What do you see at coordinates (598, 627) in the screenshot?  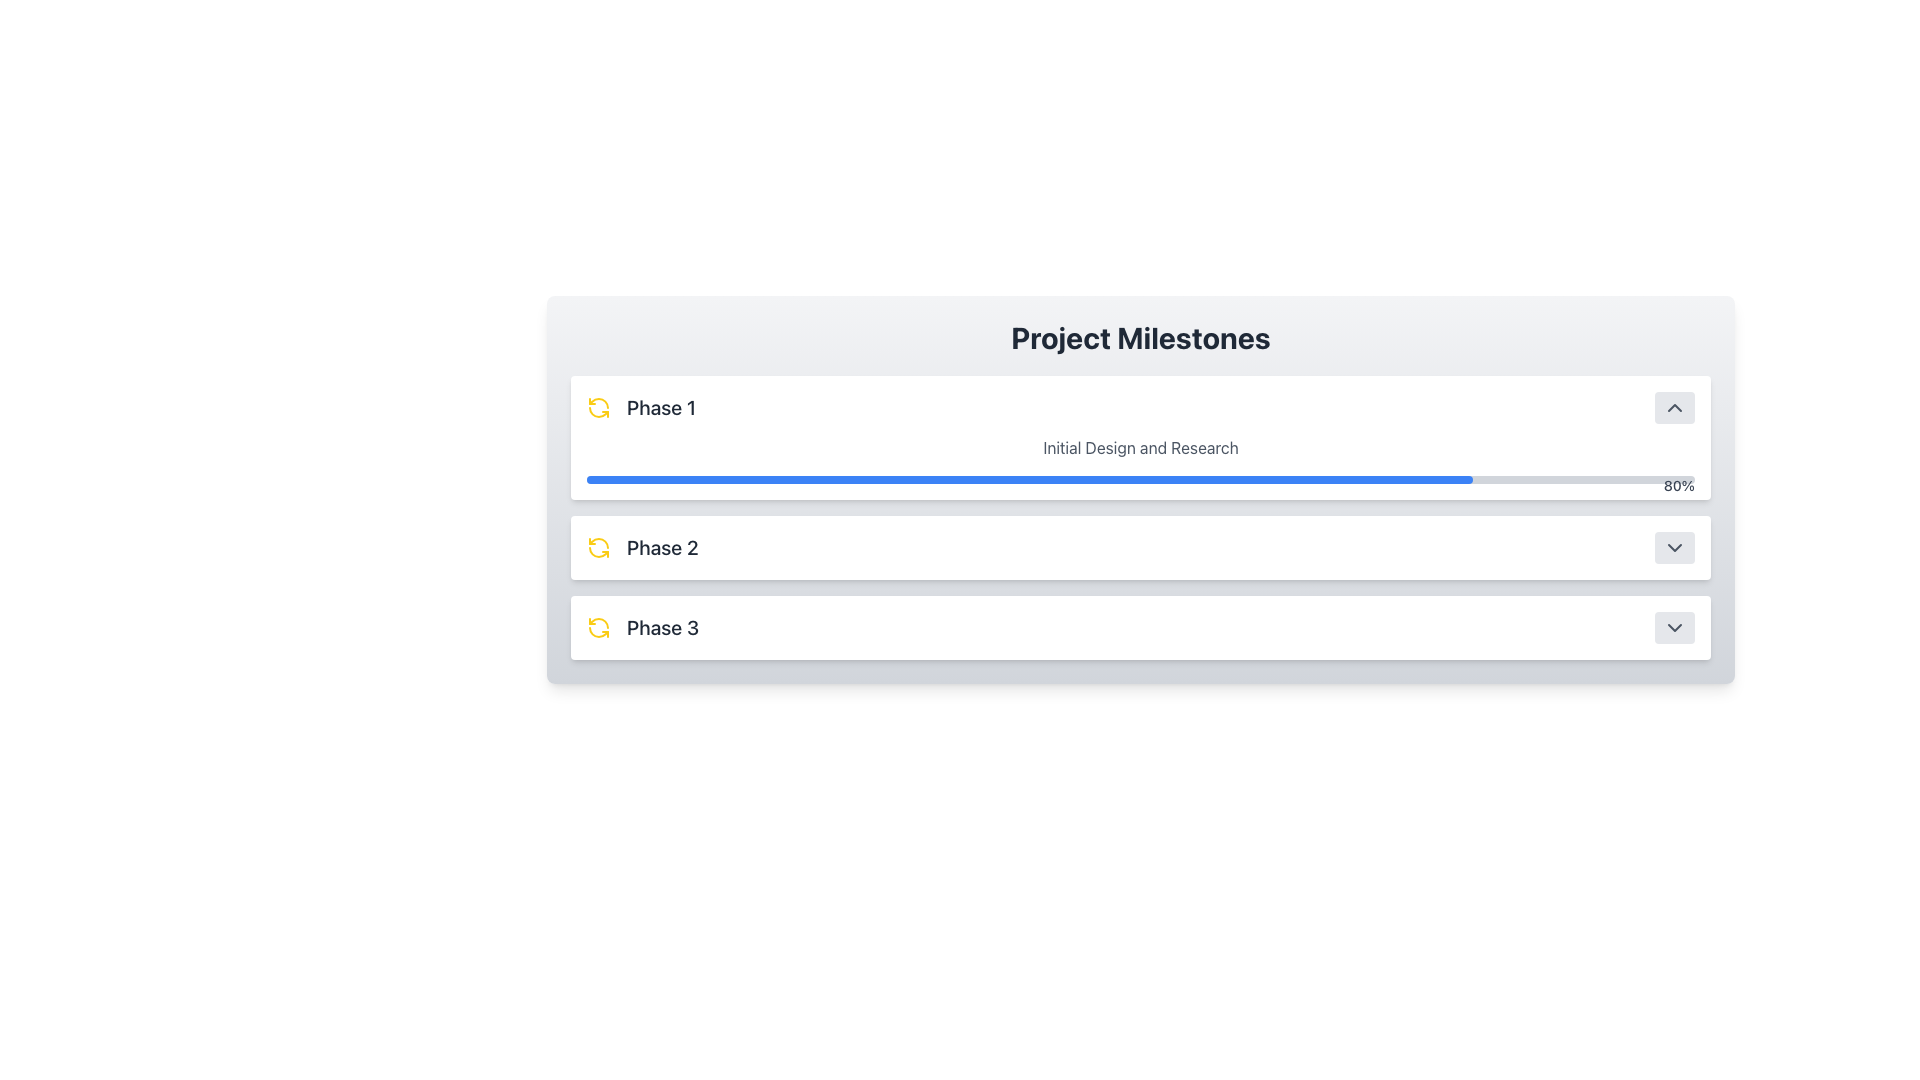 I see `the bright yellow circular arrow icon indicating a repeat or refresh action, which is located to the left of the text 'Phase 3' in the third entry of the vertical list of project phases` at bounding box center [598, 627].